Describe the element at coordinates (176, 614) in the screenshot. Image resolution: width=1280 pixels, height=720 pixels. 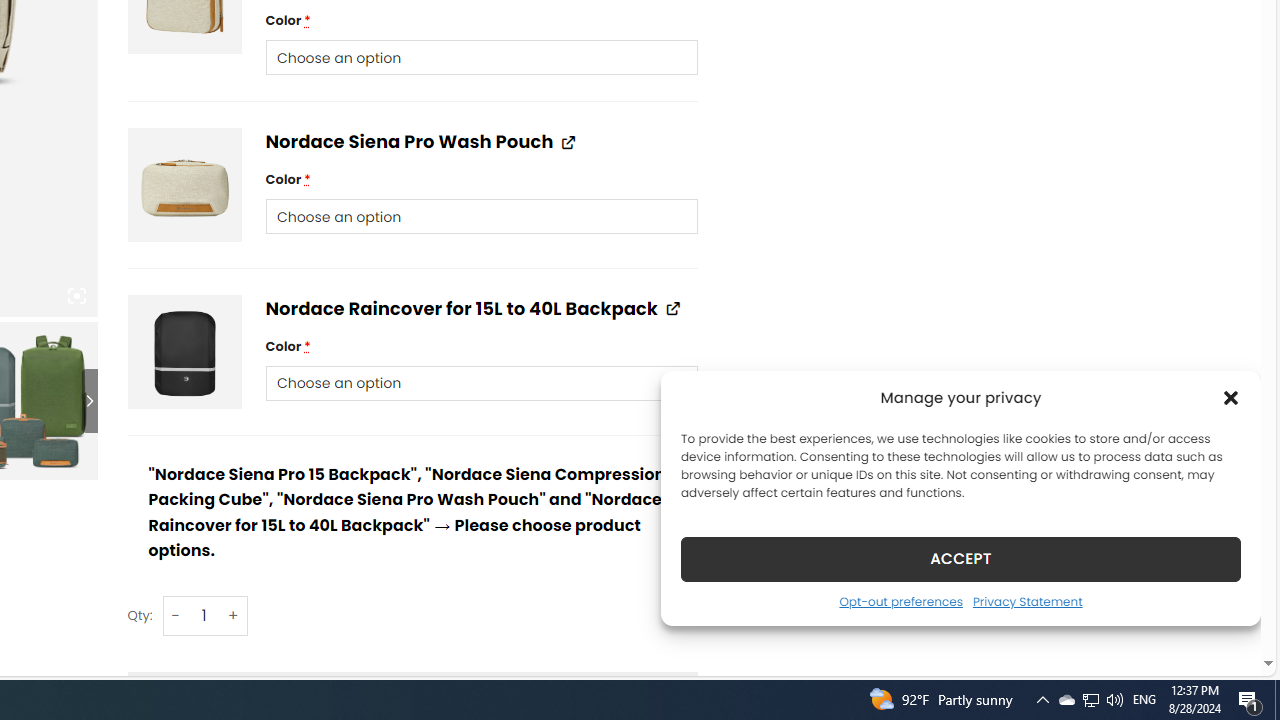
I see `'-'` at that location.